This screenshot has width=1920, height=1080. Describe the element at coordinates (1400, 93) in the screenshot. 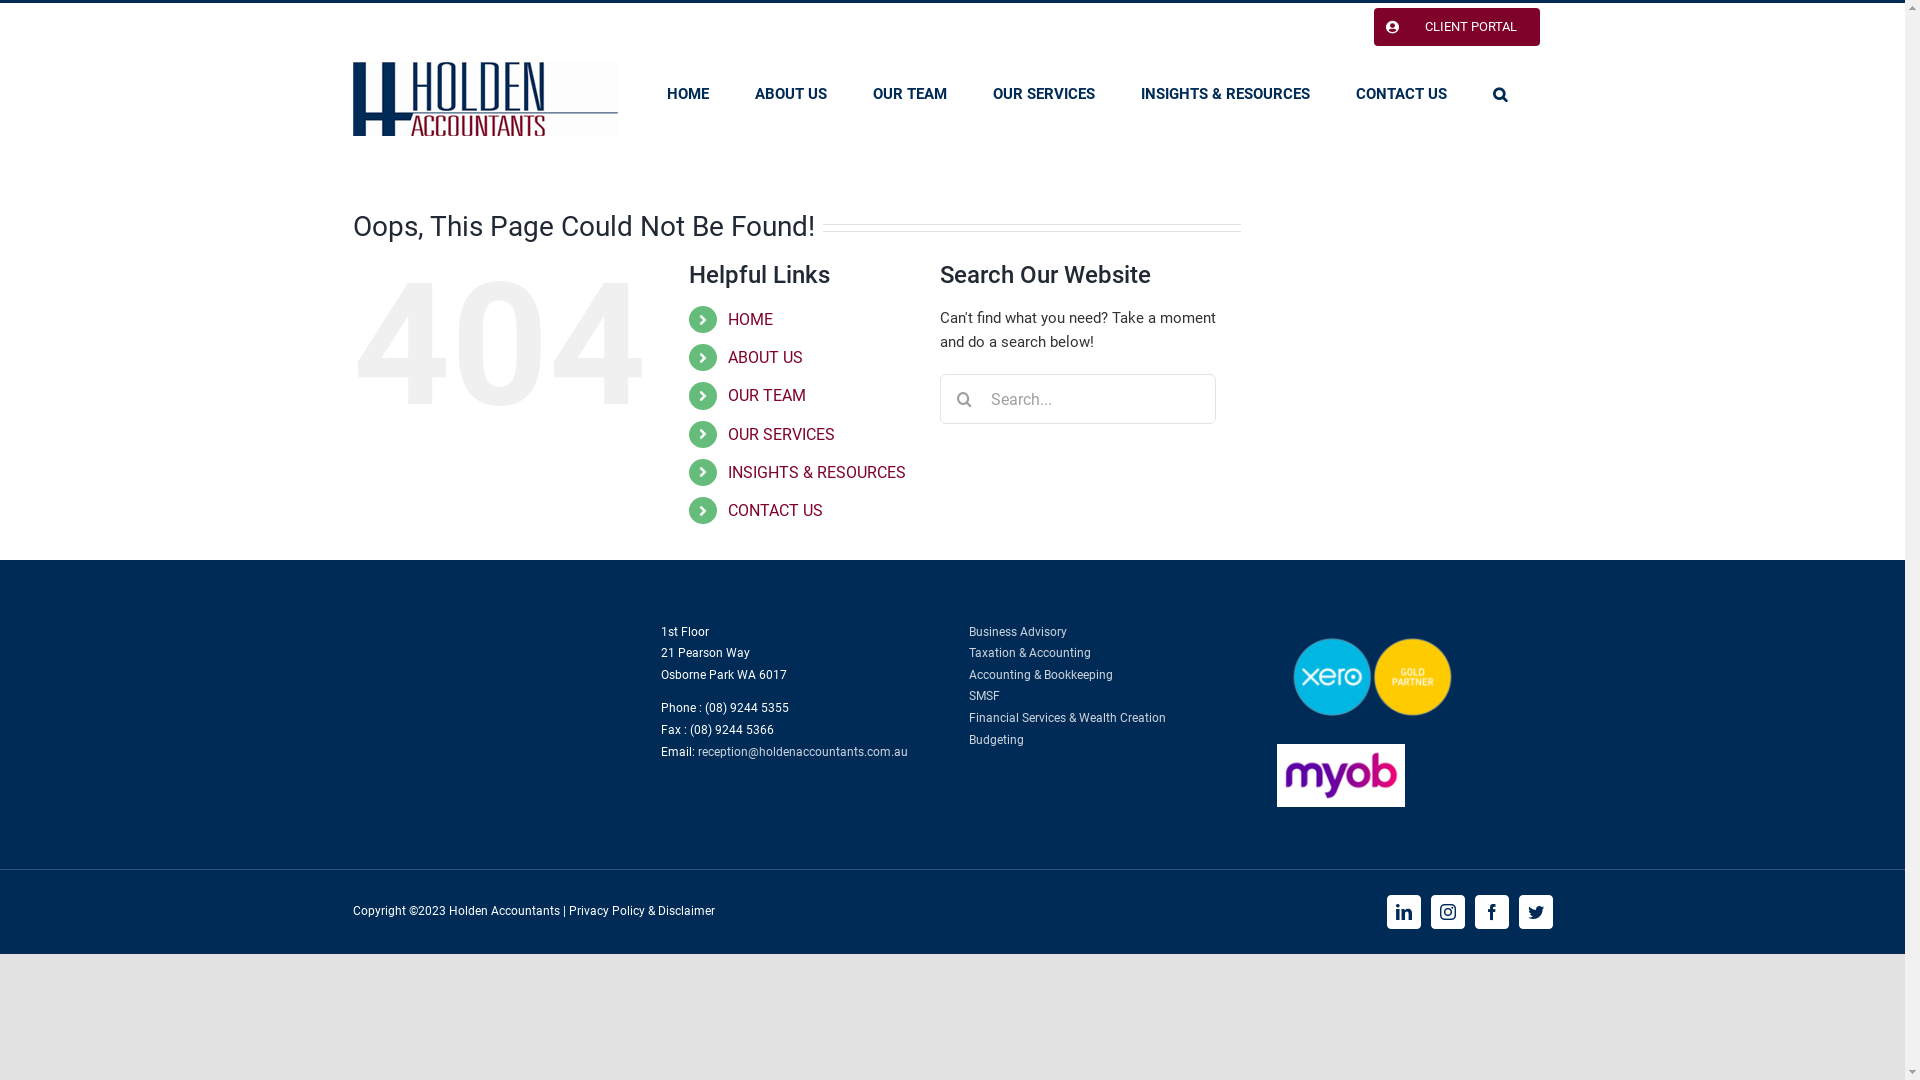

I see `'CONTACT US'` at that location.